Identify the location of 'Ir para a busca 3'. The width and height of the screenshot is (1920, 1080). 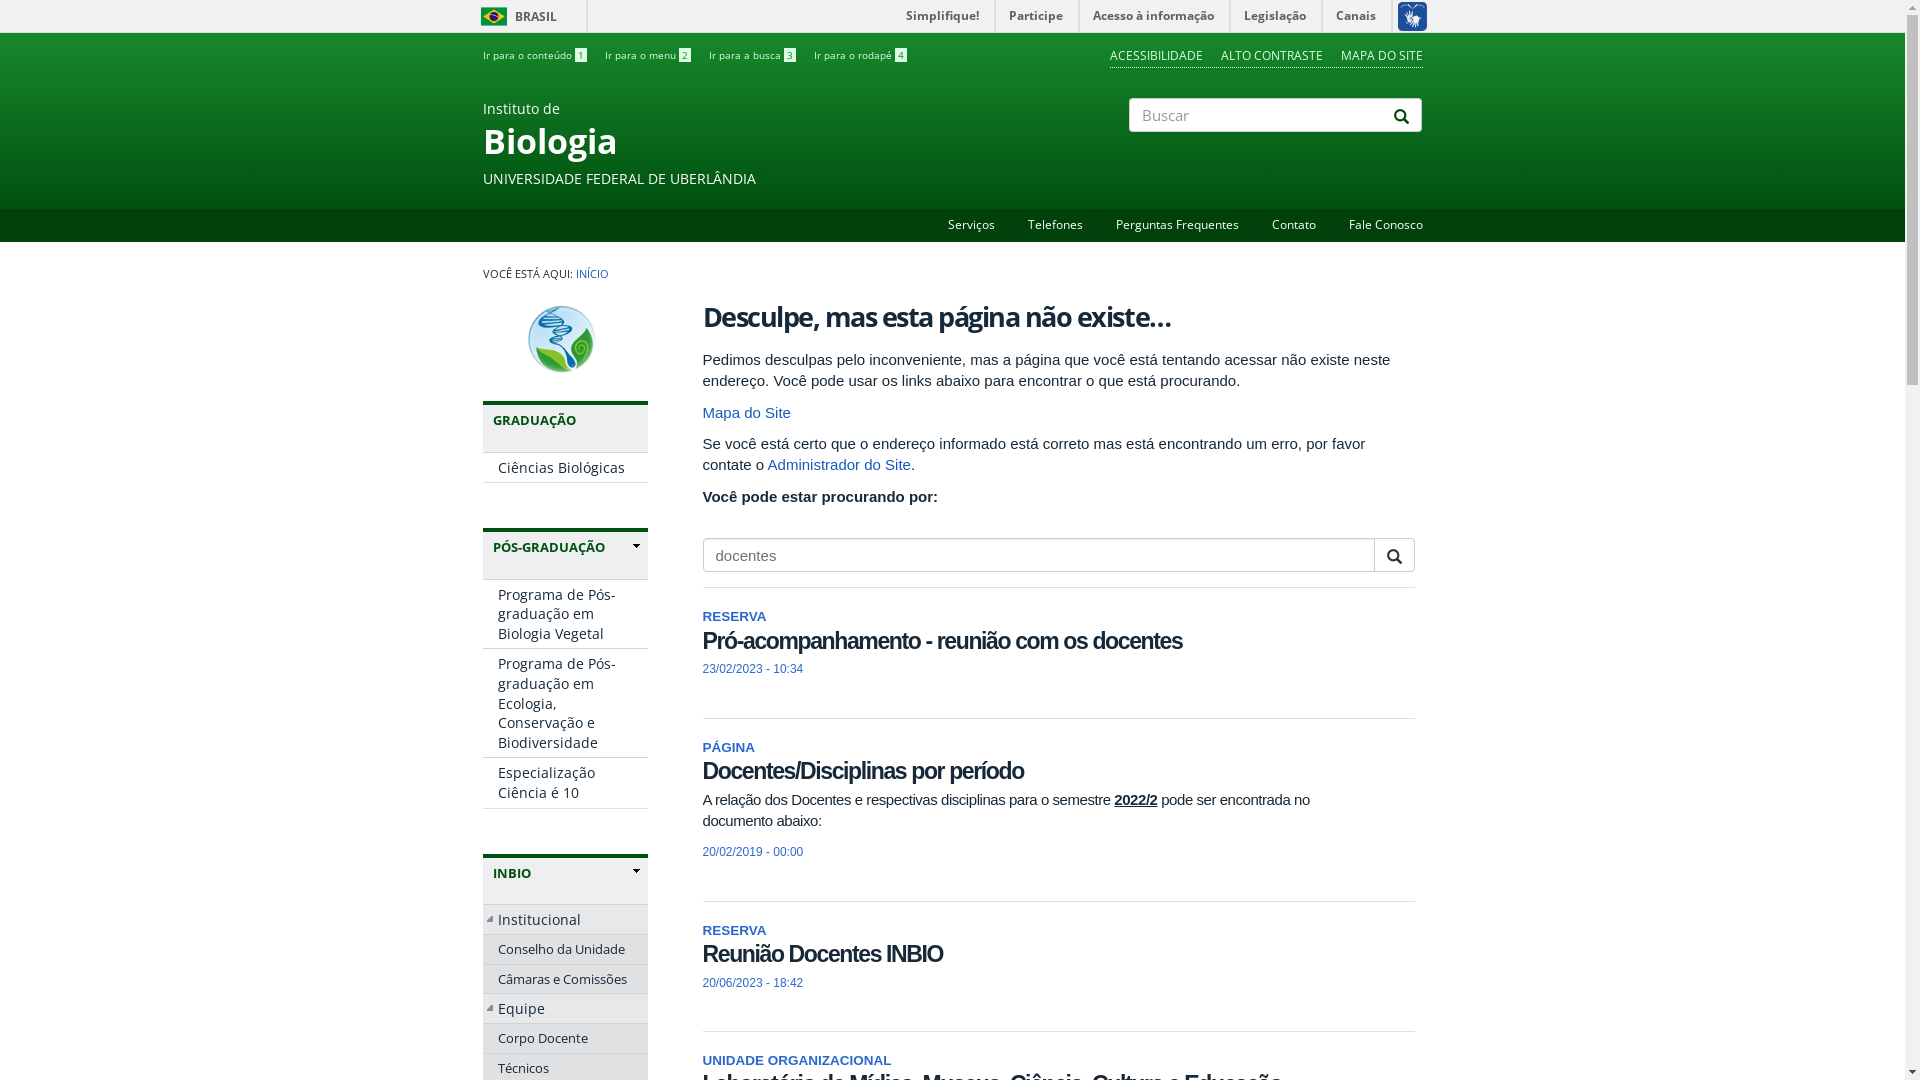
(750, 53).